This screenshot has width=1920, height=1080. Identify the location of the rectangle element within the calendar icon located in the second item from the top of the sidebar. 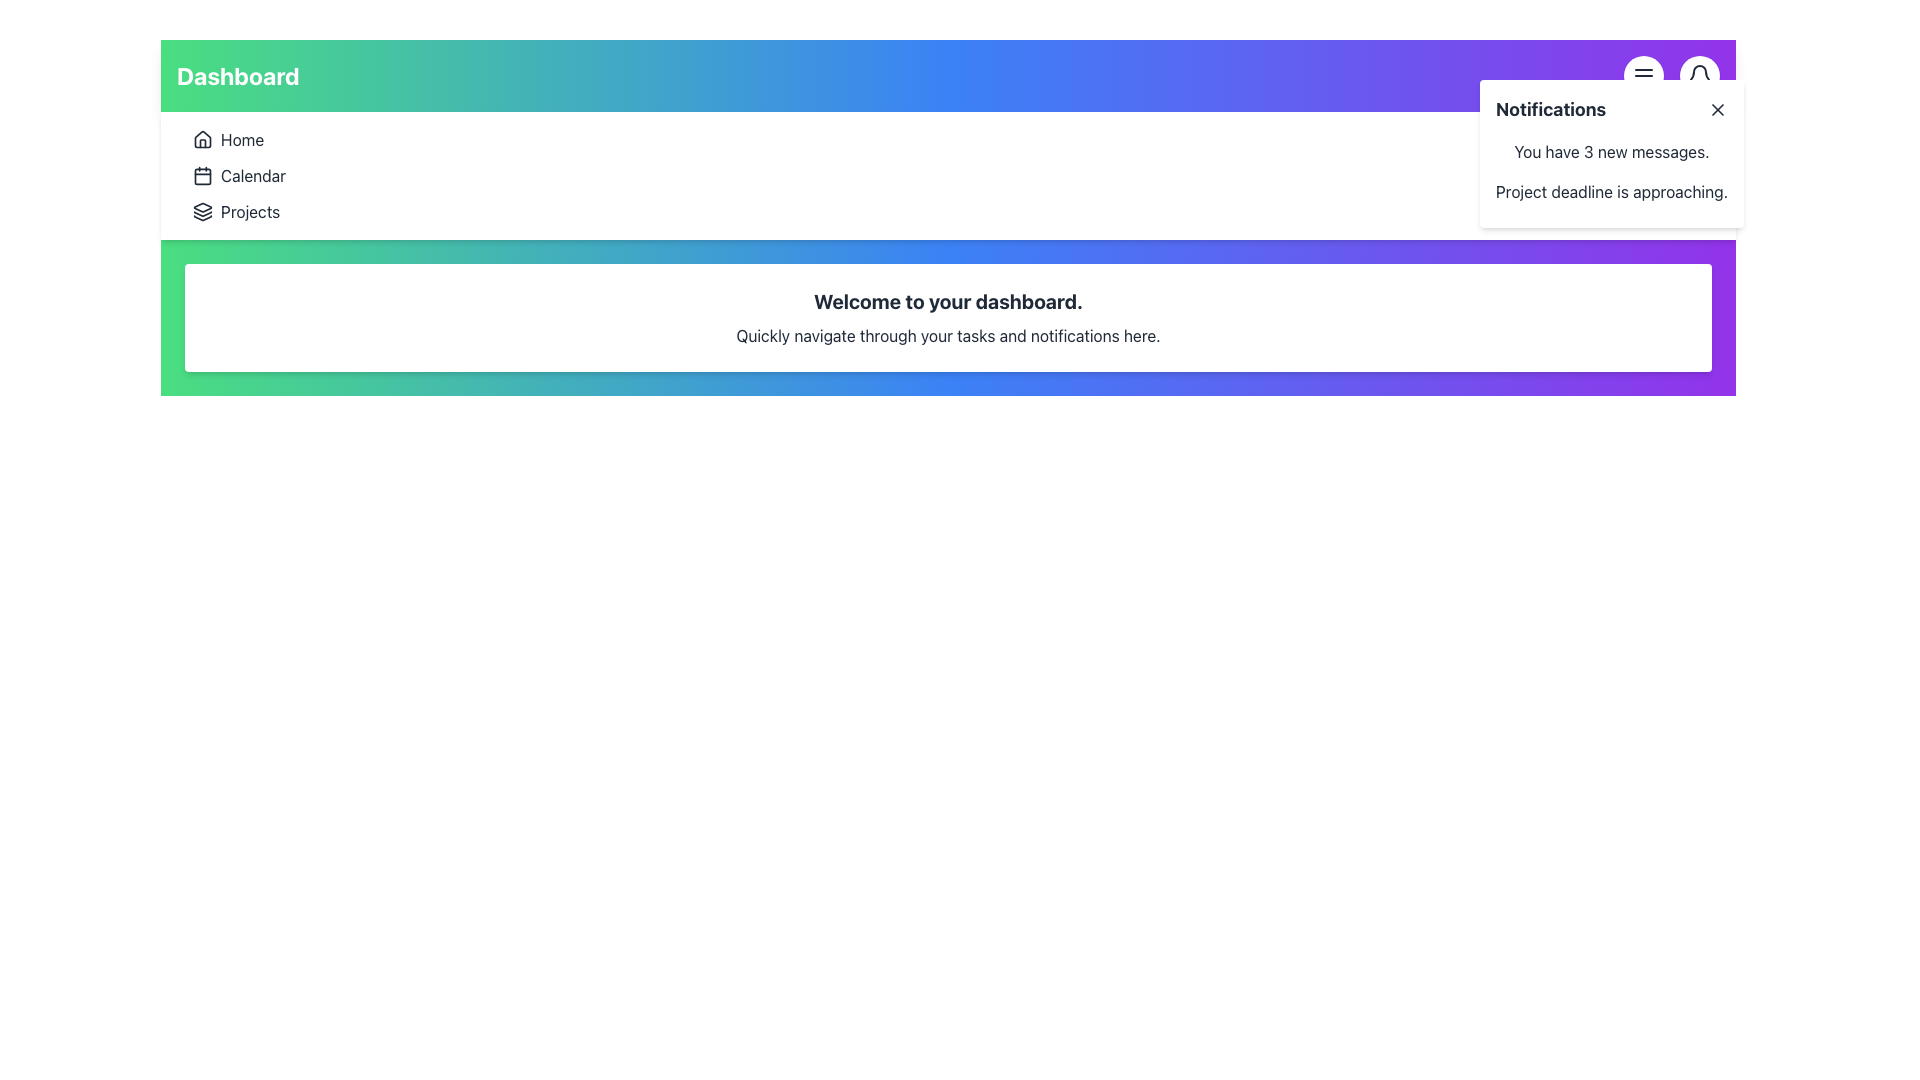
(202, 175).